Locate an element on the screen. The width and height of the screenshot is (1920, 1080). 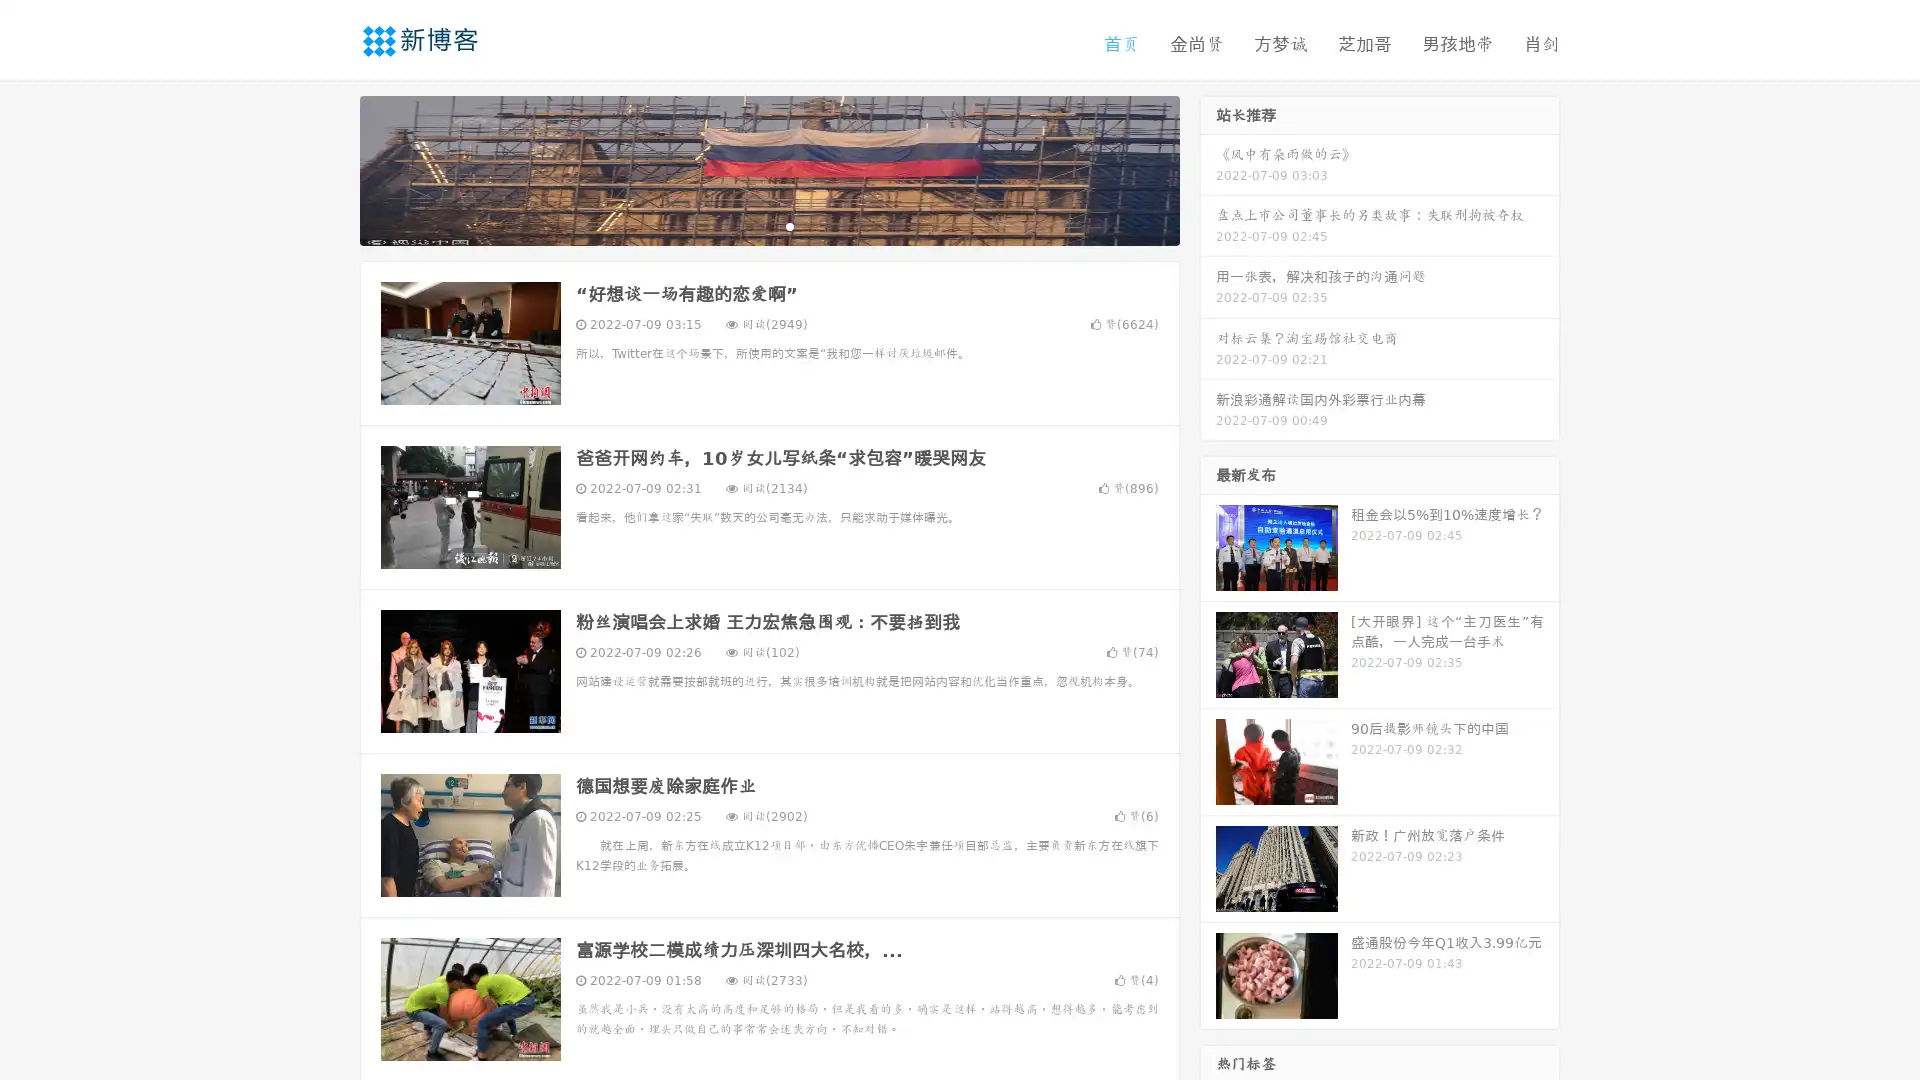
Go to slide 1 is located at coordinates (748, 225).